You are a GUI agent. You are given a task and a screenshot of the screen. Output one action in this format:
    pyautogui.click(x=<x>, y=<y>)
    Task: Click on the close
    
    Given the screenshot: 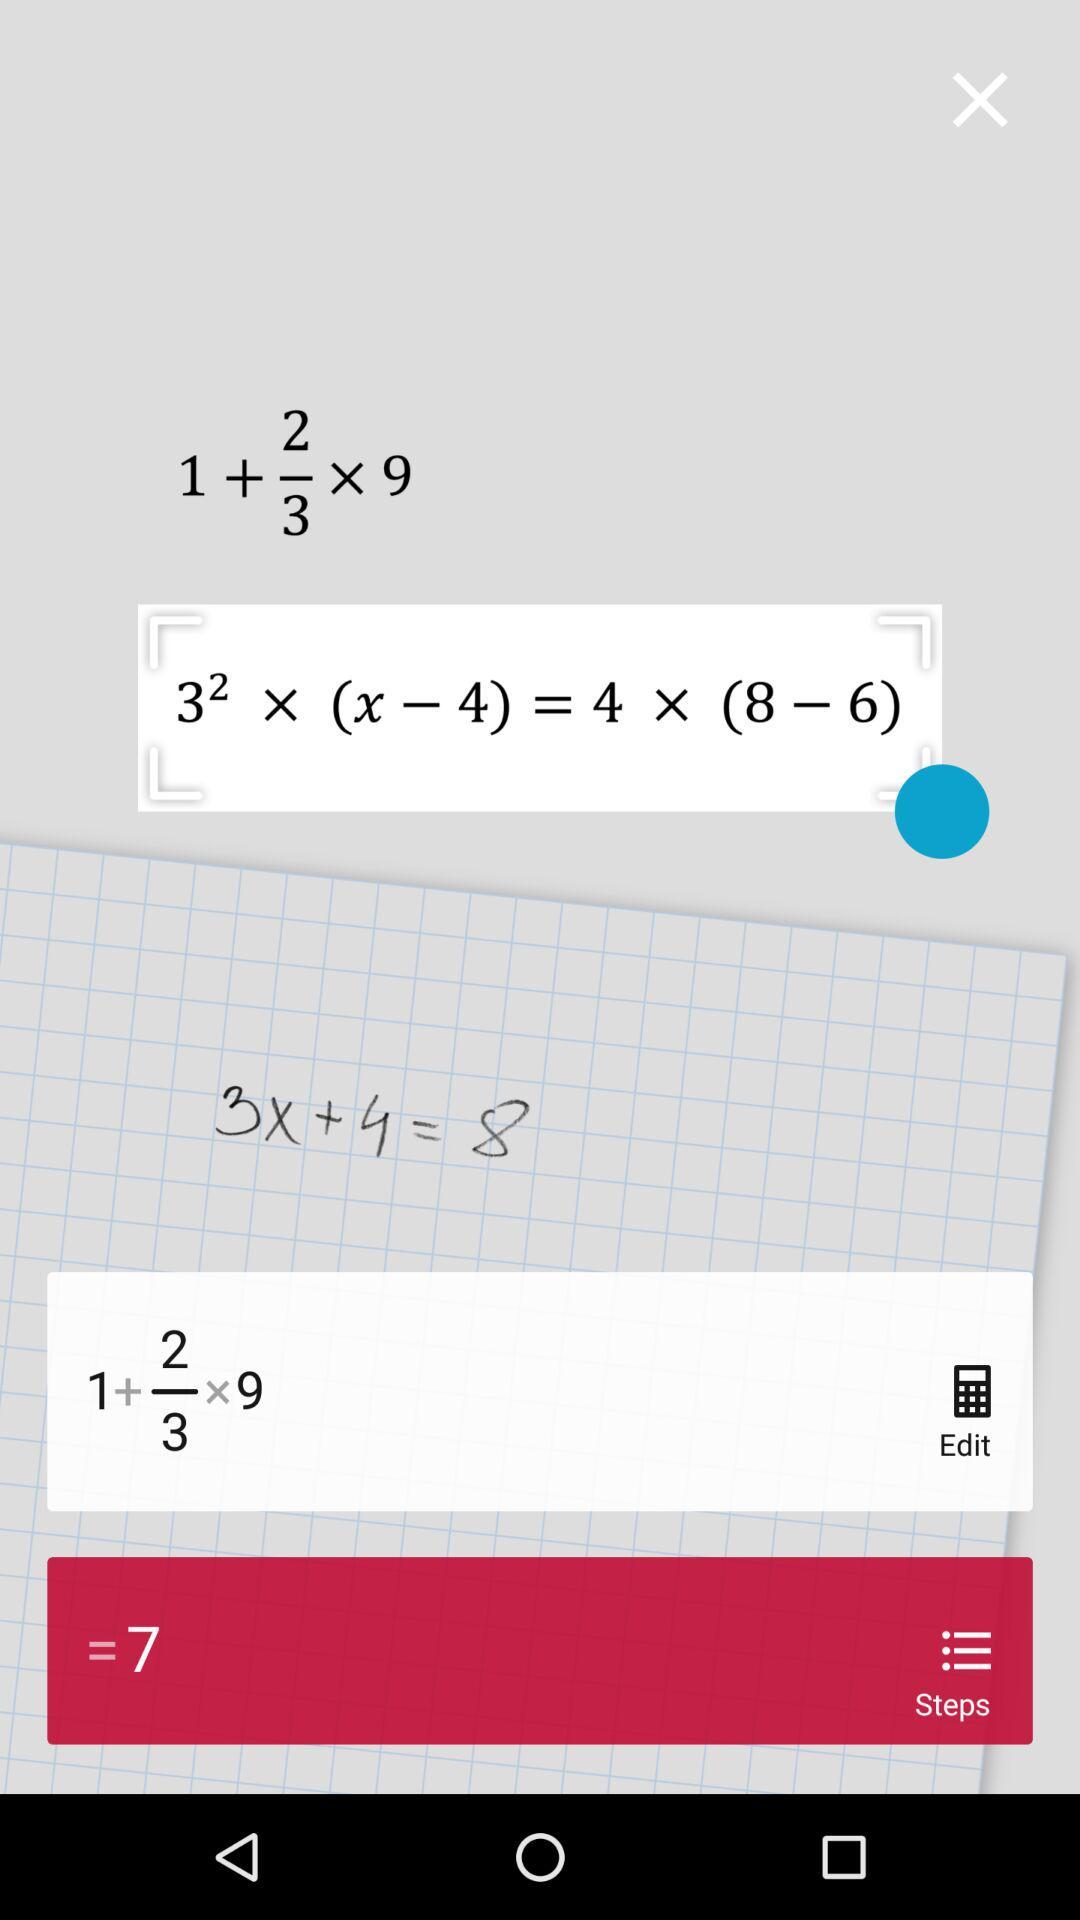 What is the action you would take?
    pyautogui.click(x=979, y=98)
    